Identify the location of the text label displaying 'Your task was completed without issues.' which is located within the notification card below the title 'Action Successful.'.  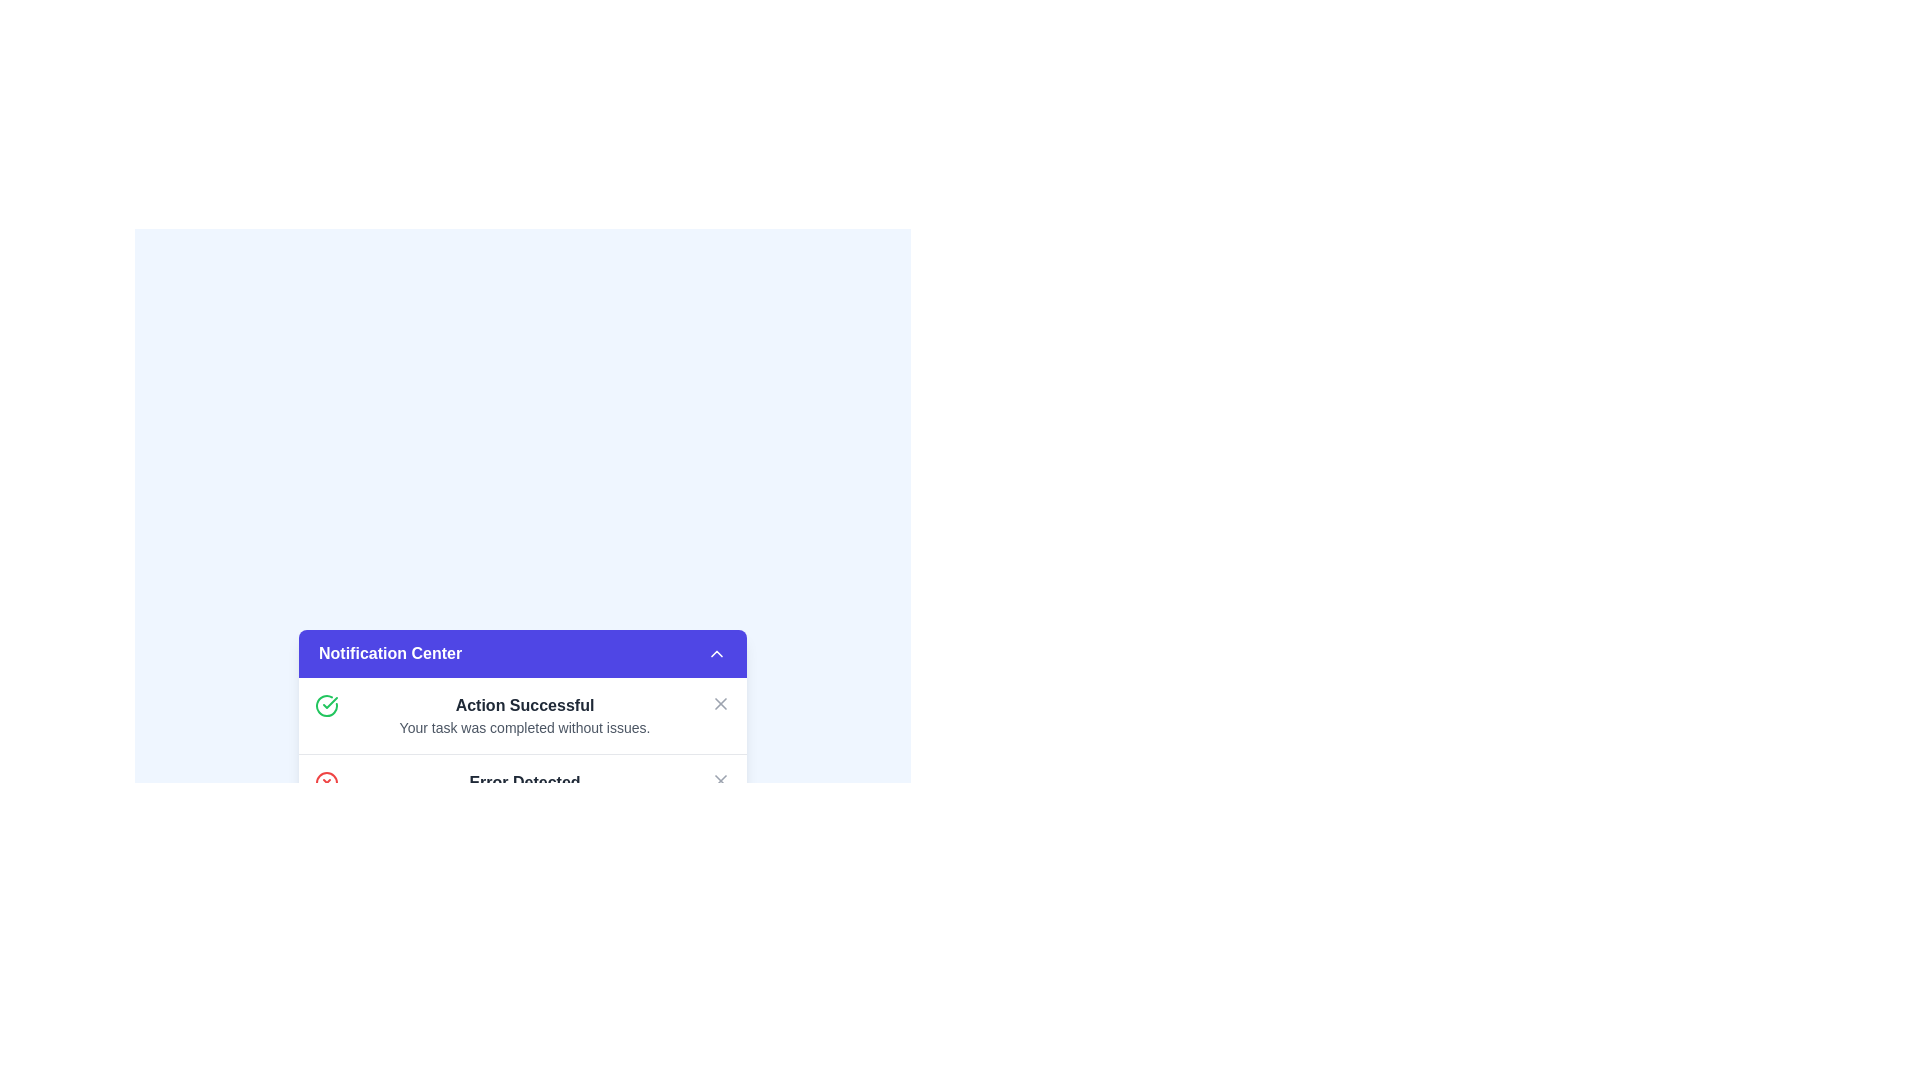
(524, 728).